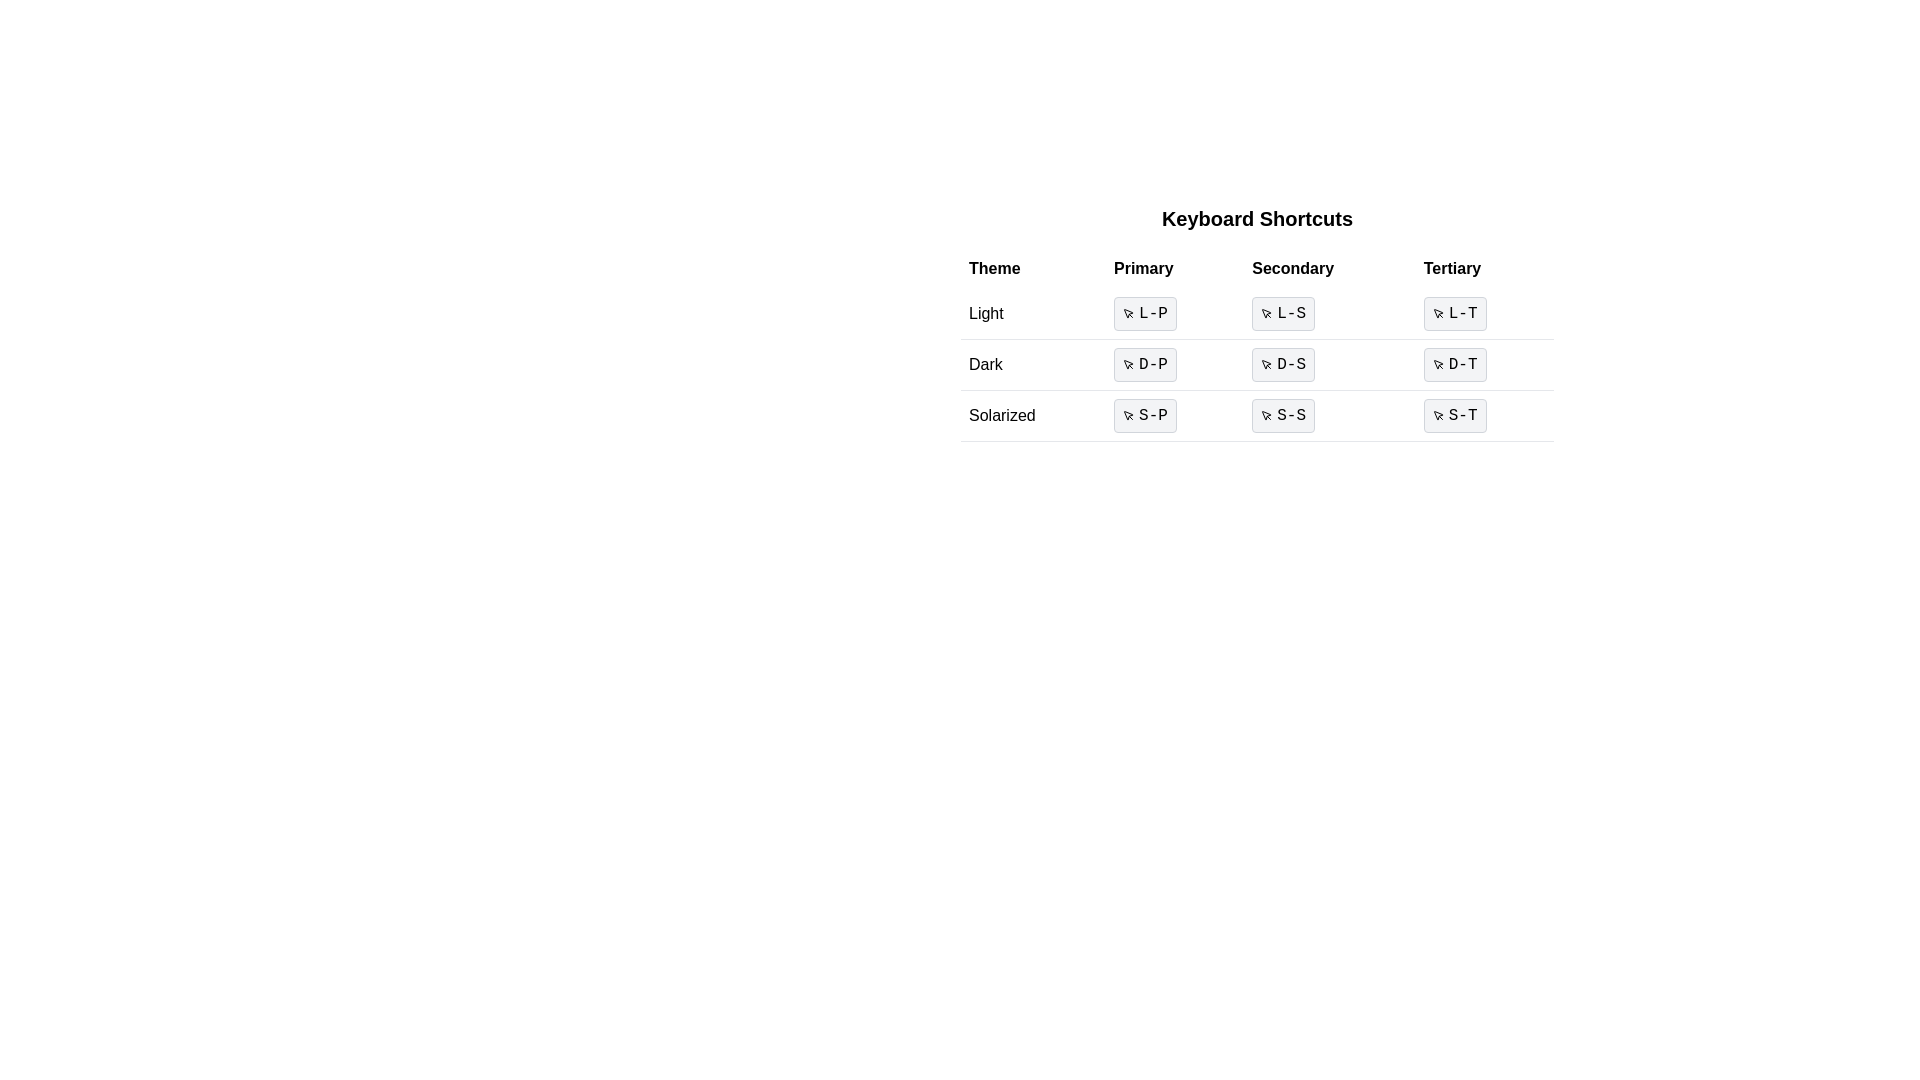 The image size is (1920, 1080). I want to click on the rectangular button with light gray background labeled 'L-T', so click(1455, 313).